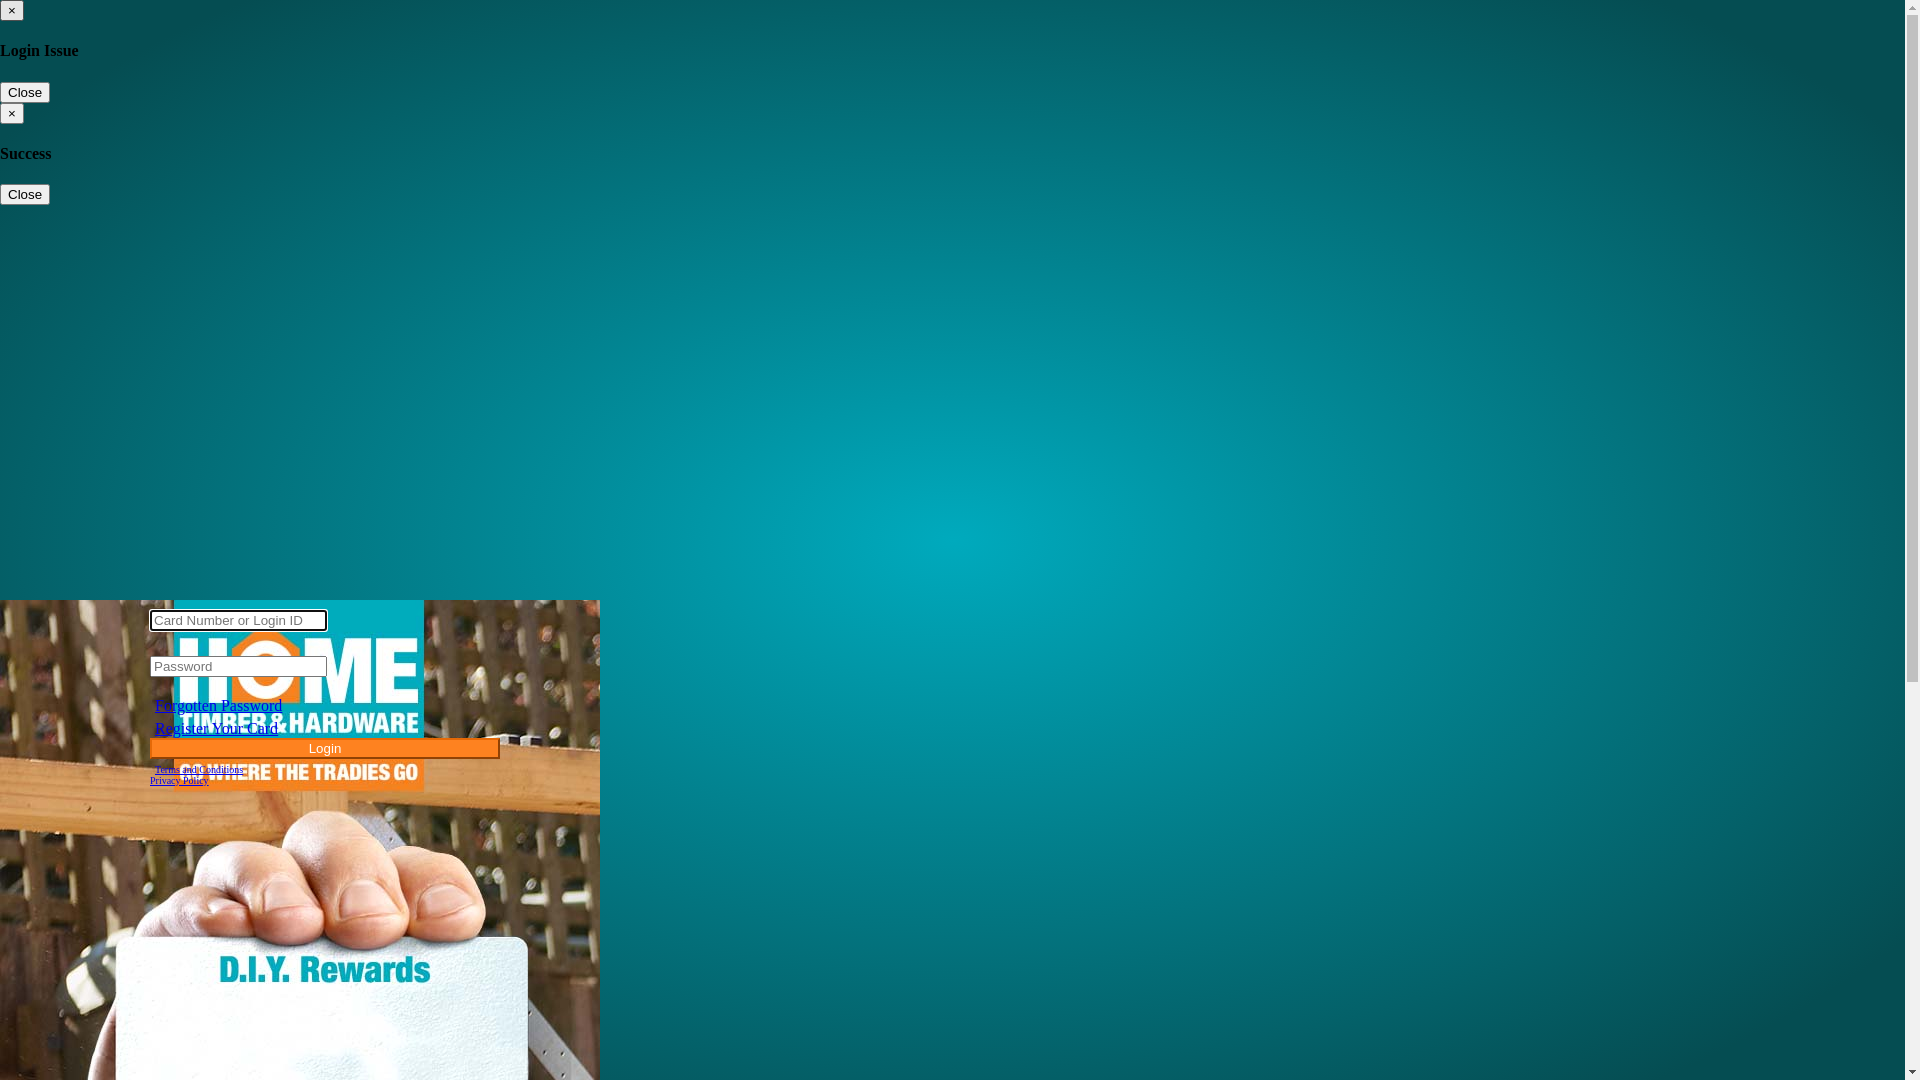 This screenshot has width=1920, height=1080. I want to click on 'Close', so click(24, 92).